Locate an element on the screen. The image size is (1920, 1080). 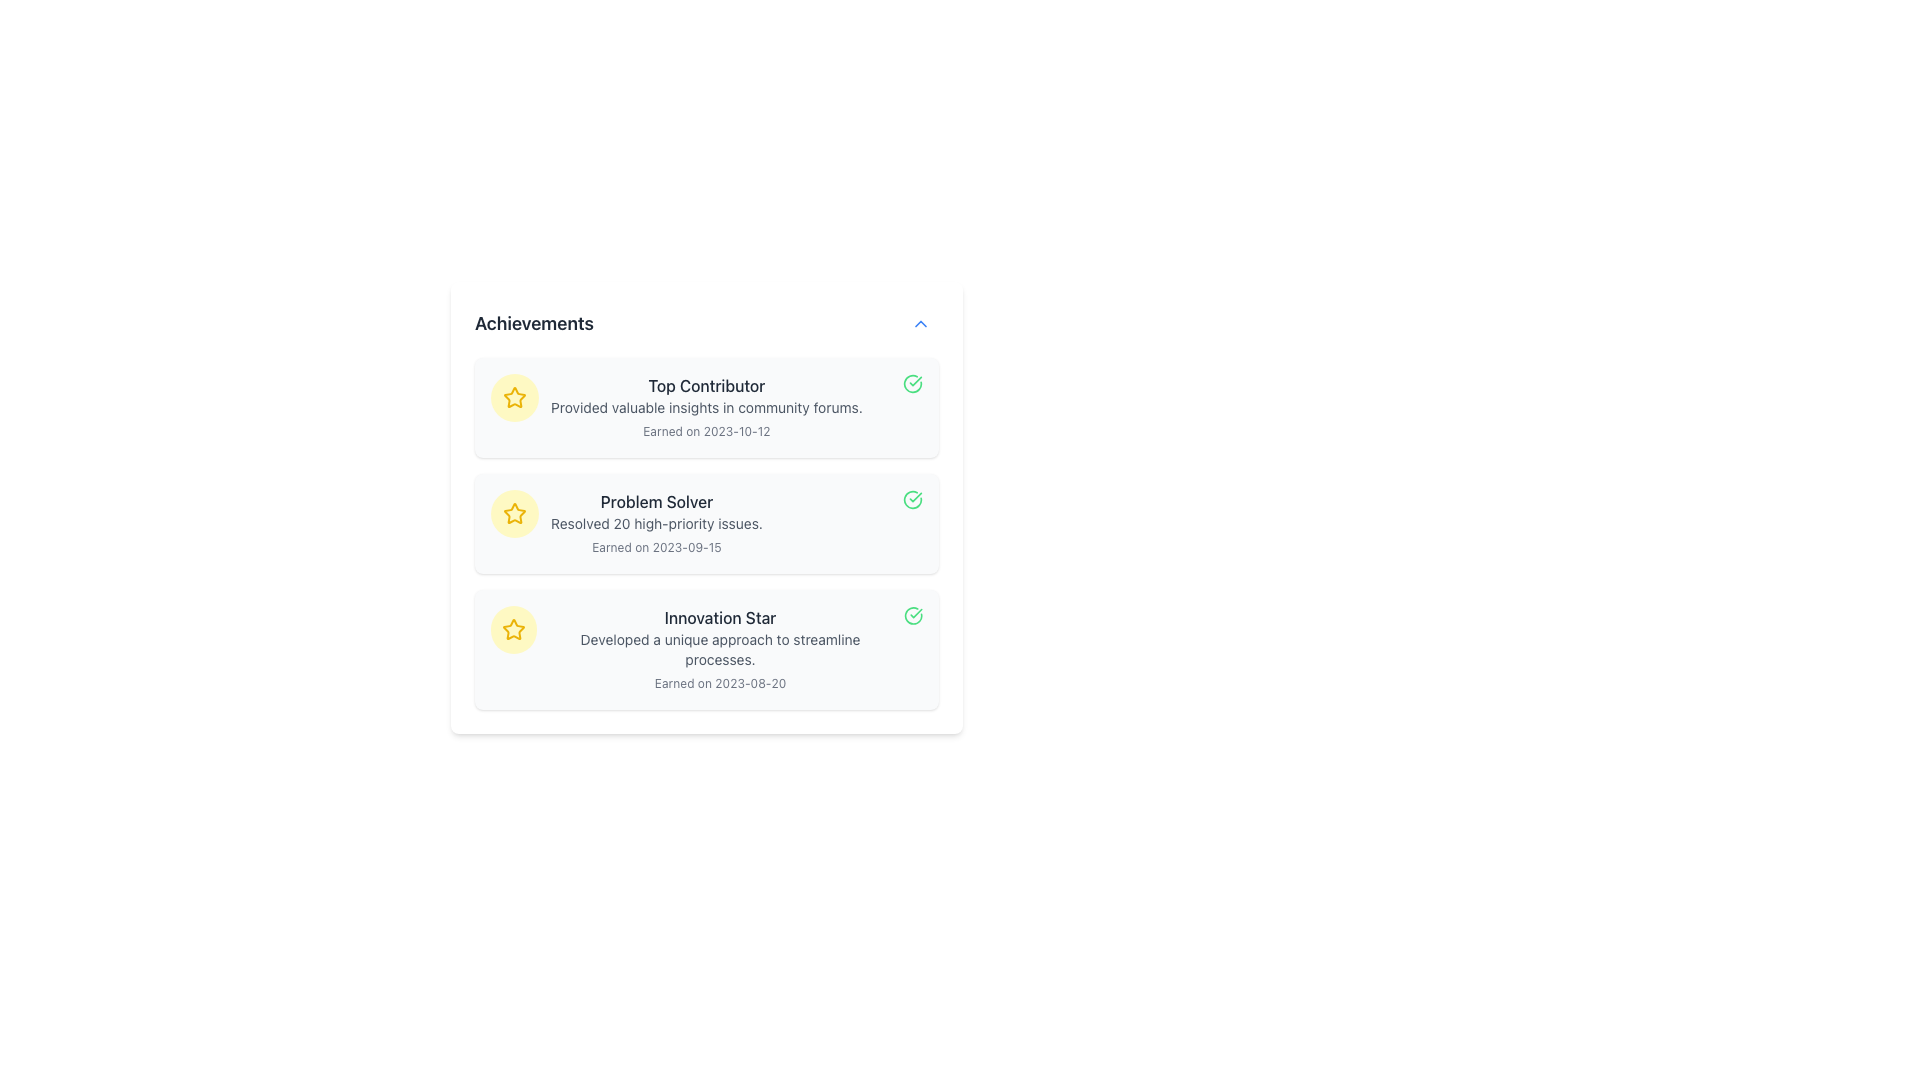
green checkmark icon component located on the right side of the 'Top Contributor' text in the achievements section for accessibility or styling purposes is located at coordinates (911, 499).